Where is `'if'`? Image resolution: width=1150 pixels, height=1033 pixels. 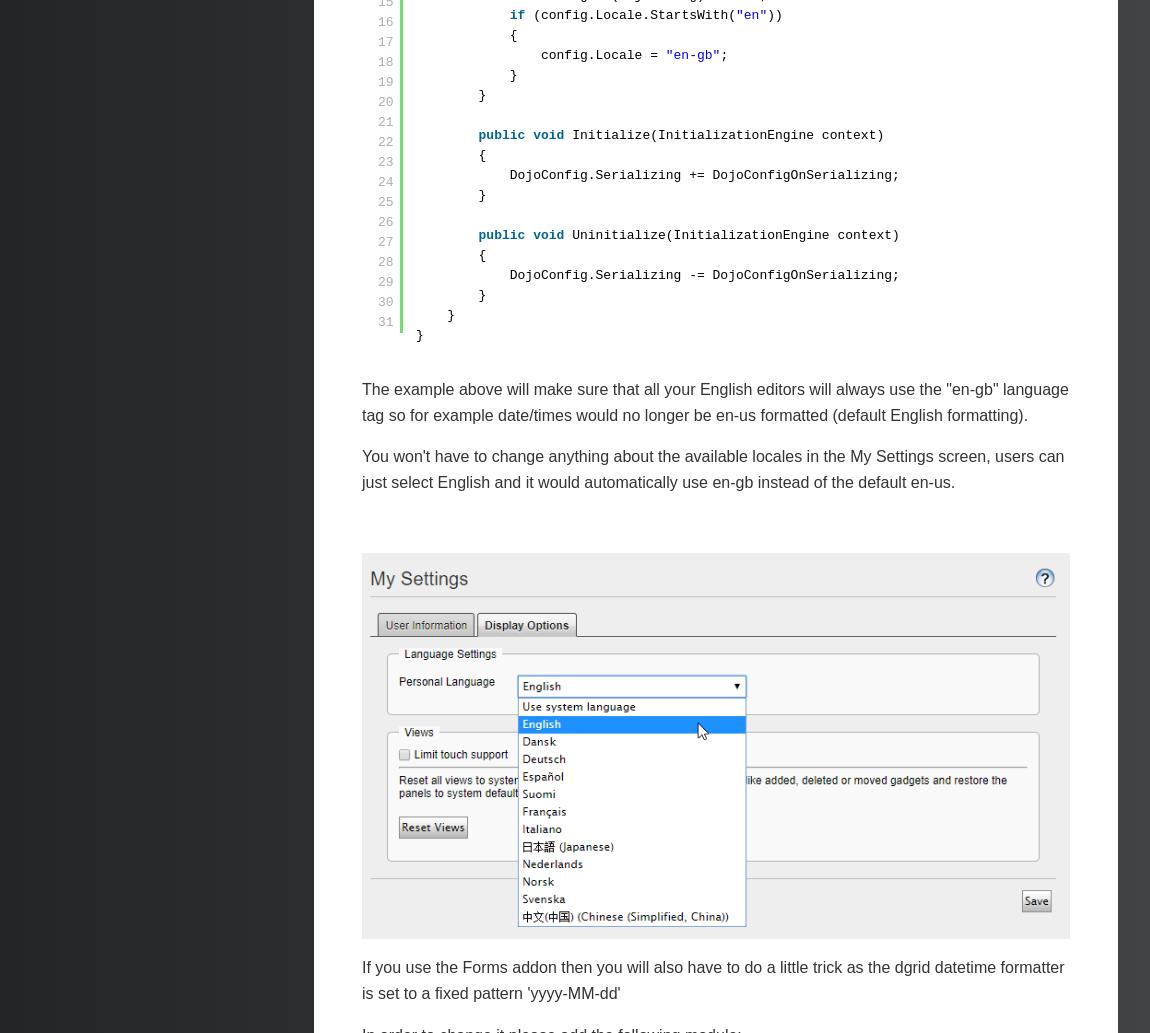 'if' is located at coordinates (517, 15).